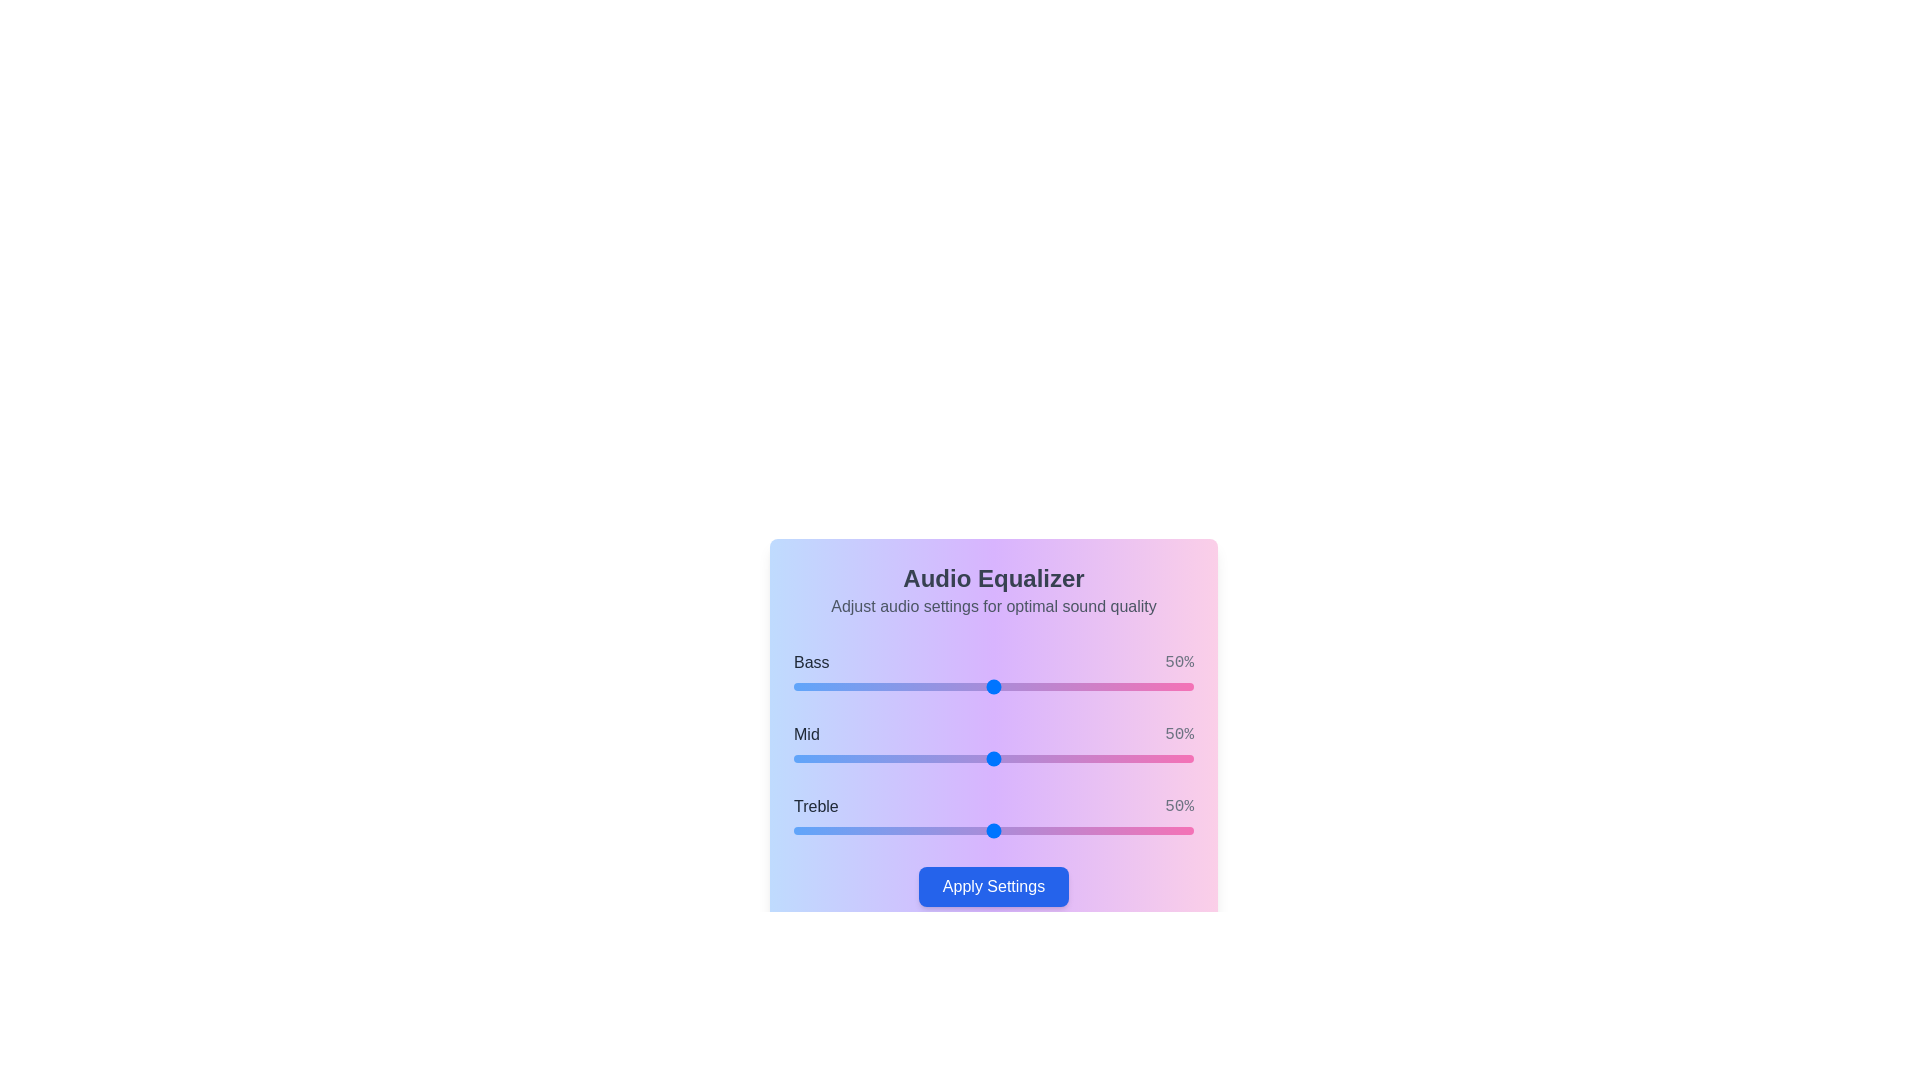 The height and width of the screenshot is (1080, 1920). I want to click on the 1 slider to 1%, so click(796, 759).